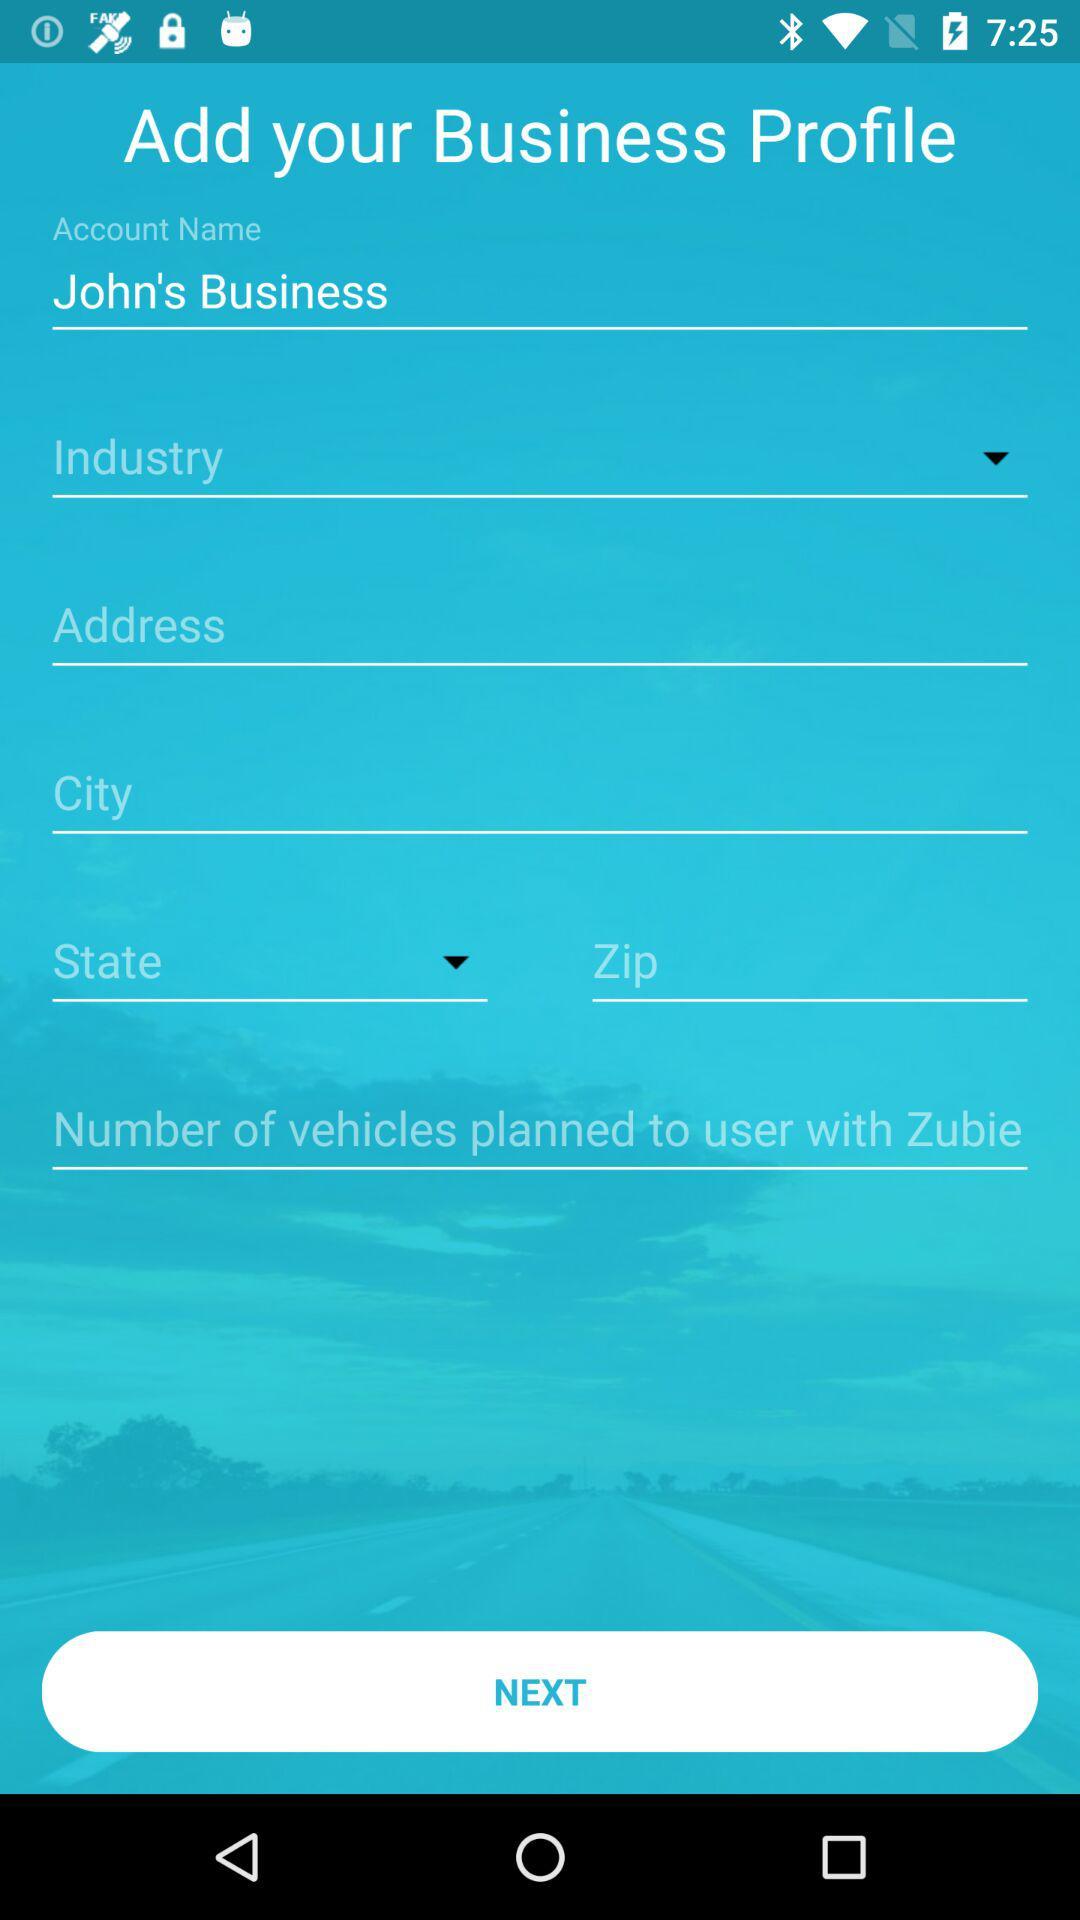 Image resolution: width=1080 pixels, height=1920 pixels. I want to click on city name, so click(540, 794).